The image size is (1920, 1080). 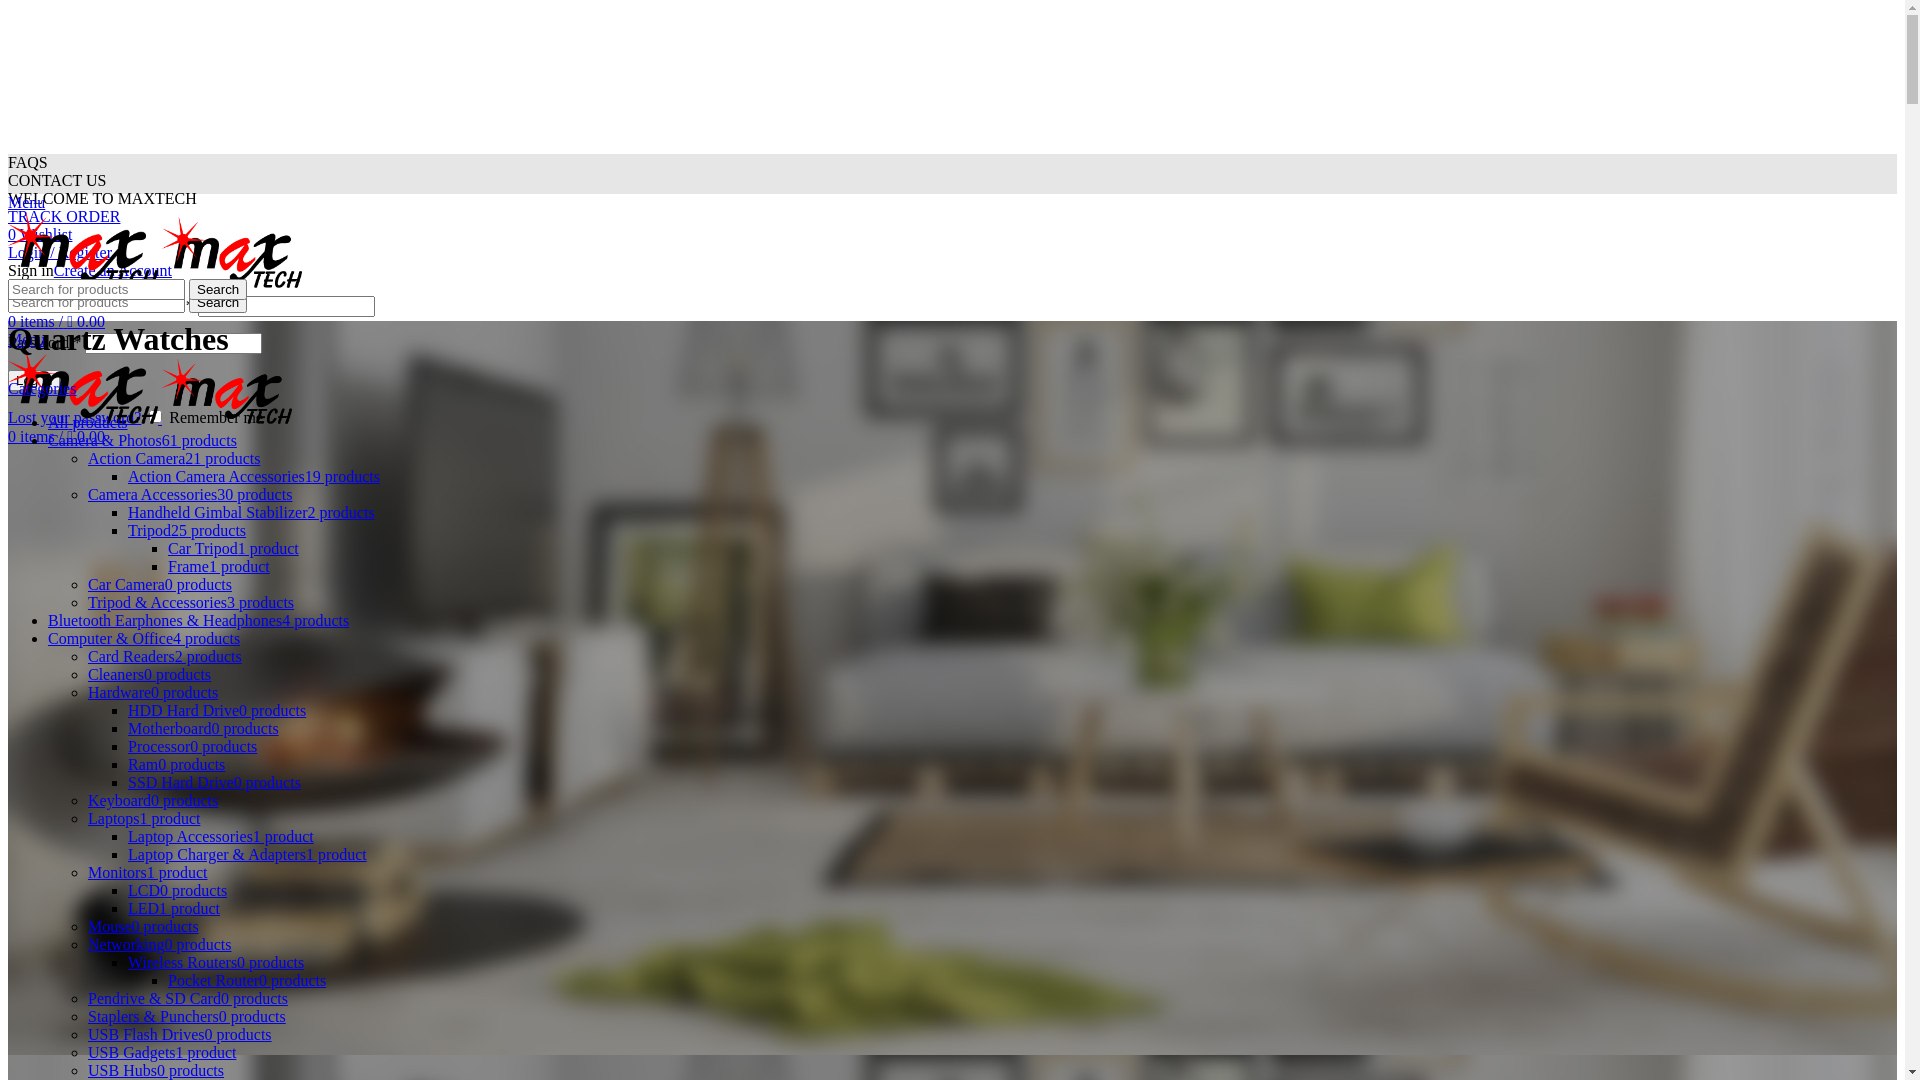 I want to click on 'Tripod25 products', so click(x=187, y=529).